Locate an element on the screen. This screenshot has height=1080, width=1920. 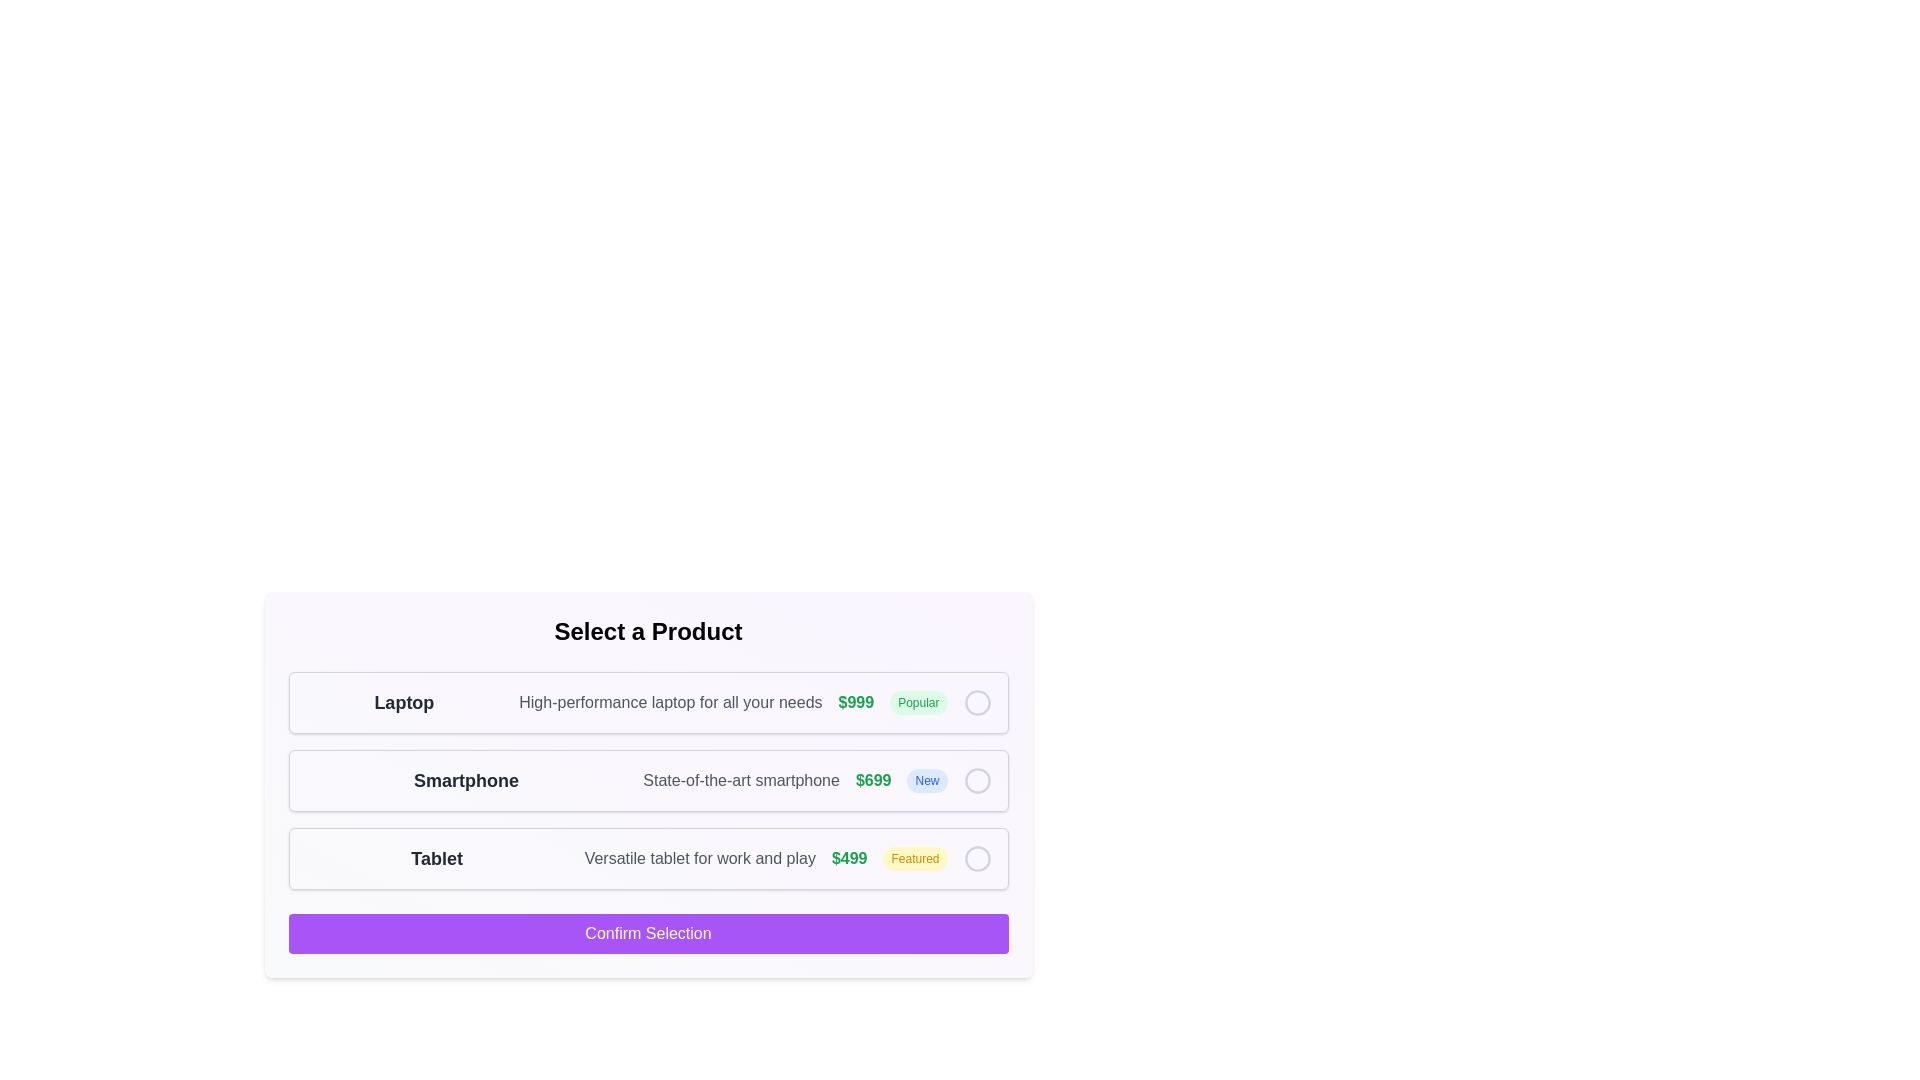
to select the 'Smartphone' product from the list, which is the second option with a bold label, a subtitle, a price in green, and a 'New' tag is located at coordinates (648, 779).